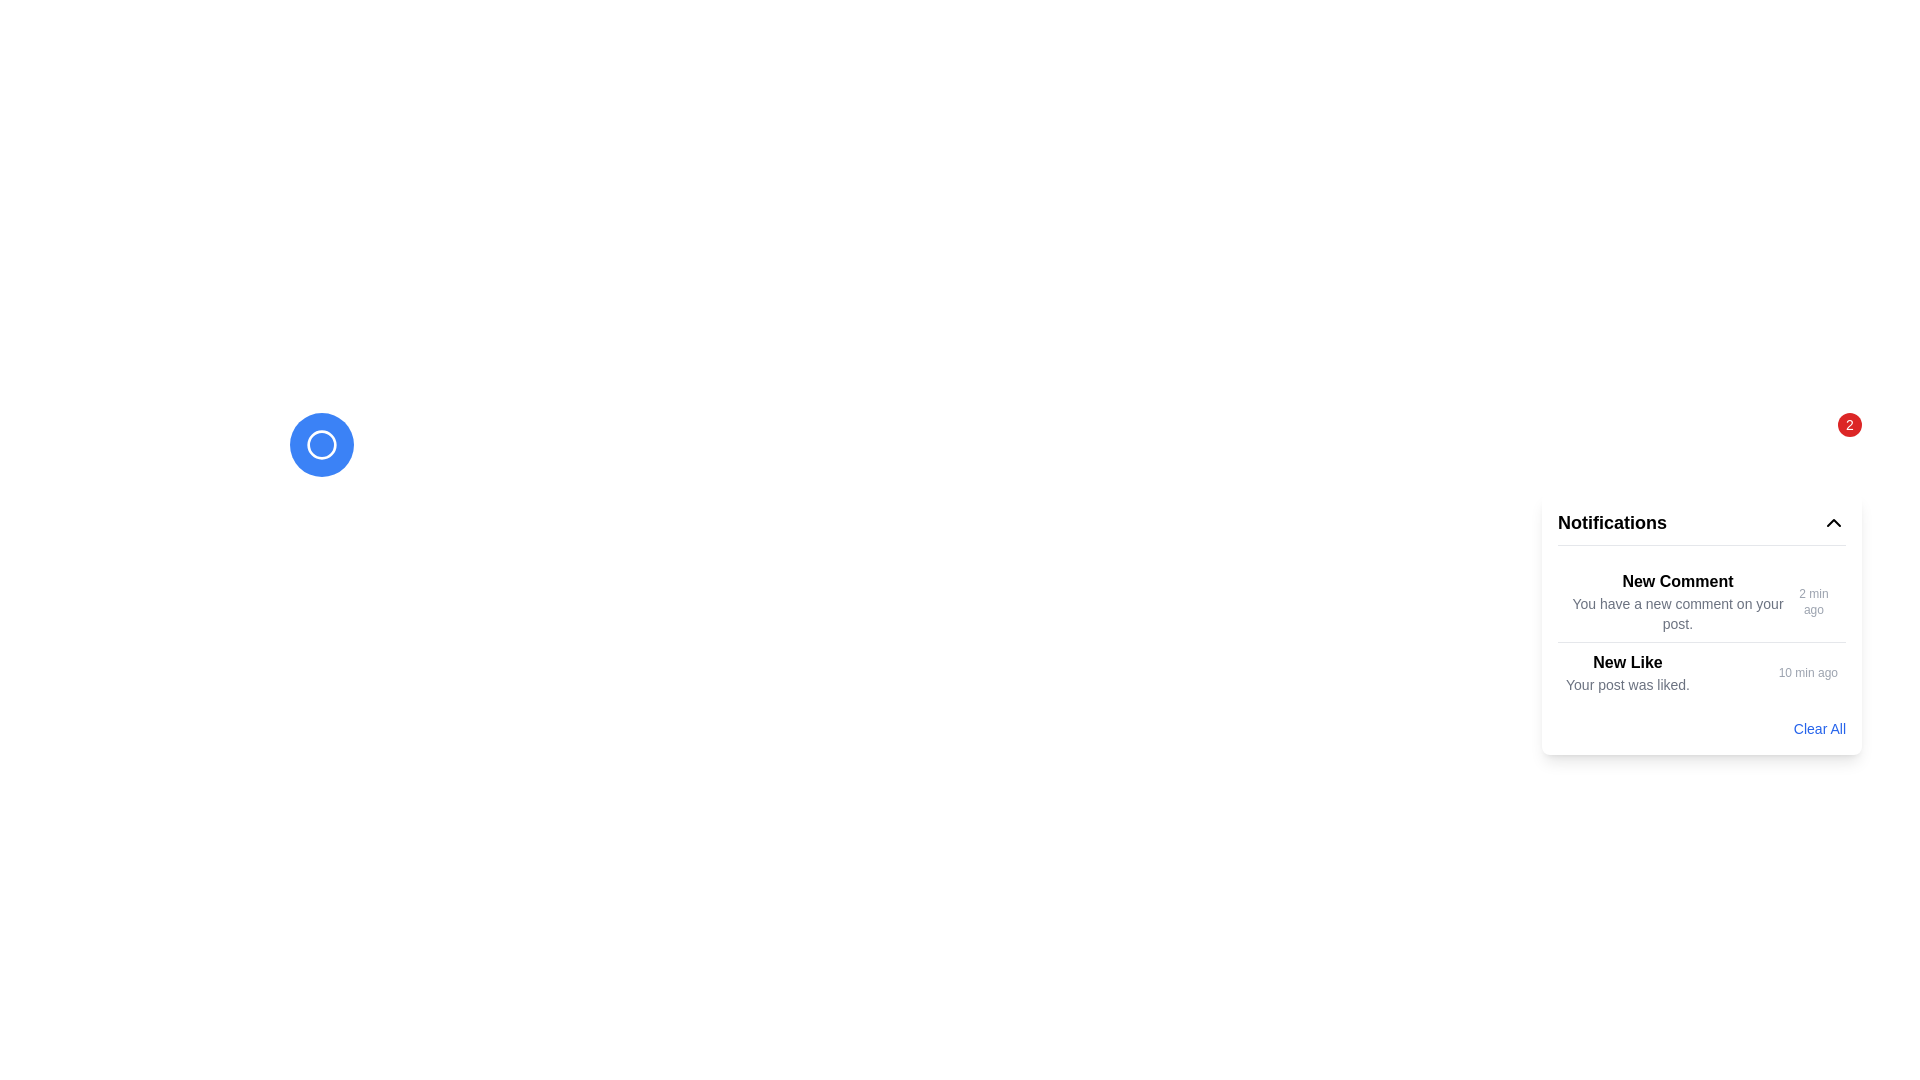 The height and width of the screenshot is (1080, 1920). I want to click on timestamp text '2 min ago' located in the top-right corner of the notification entry titled 'New Comment', so click(1814, 600).